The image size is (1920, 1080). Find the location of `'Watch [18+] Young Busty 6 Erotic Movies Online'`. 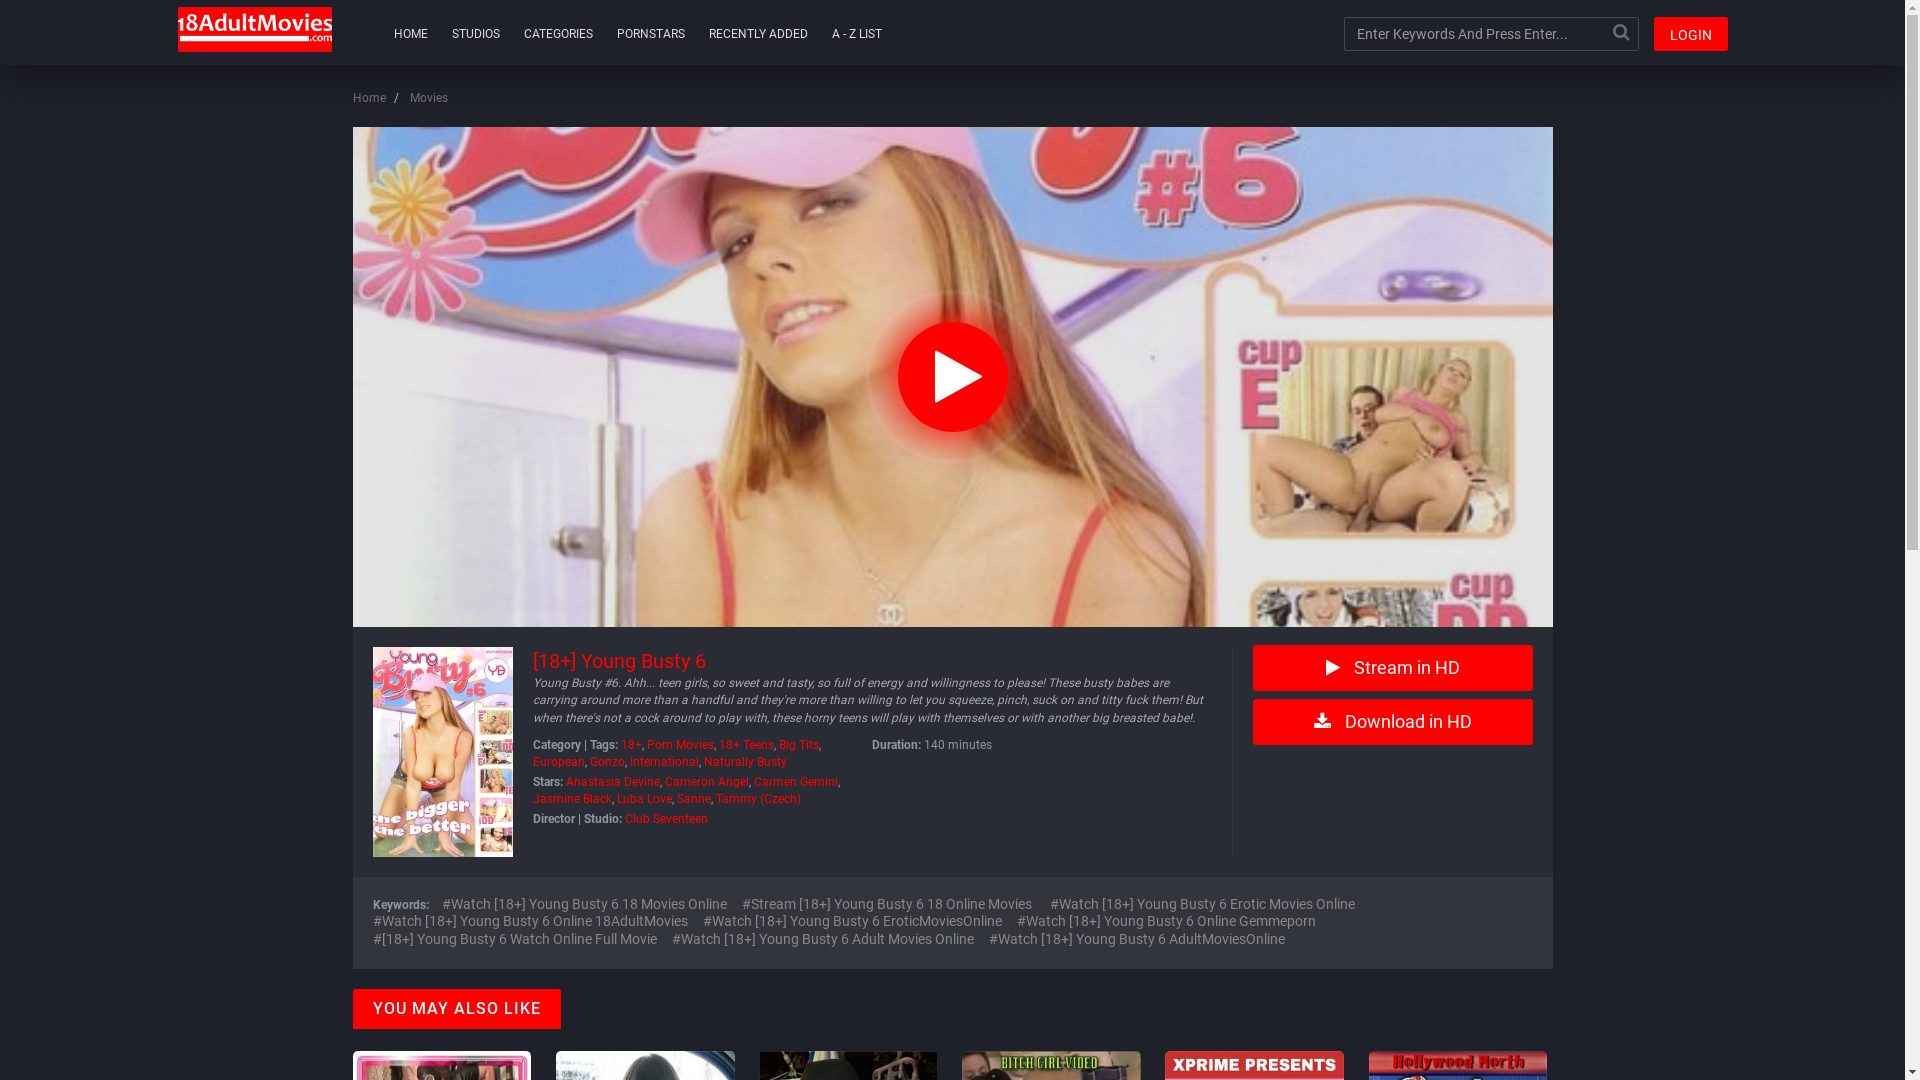

'Watch [18+] Young Busty 6 Erotic Movies Online' is located at coordinates (1201, 905).